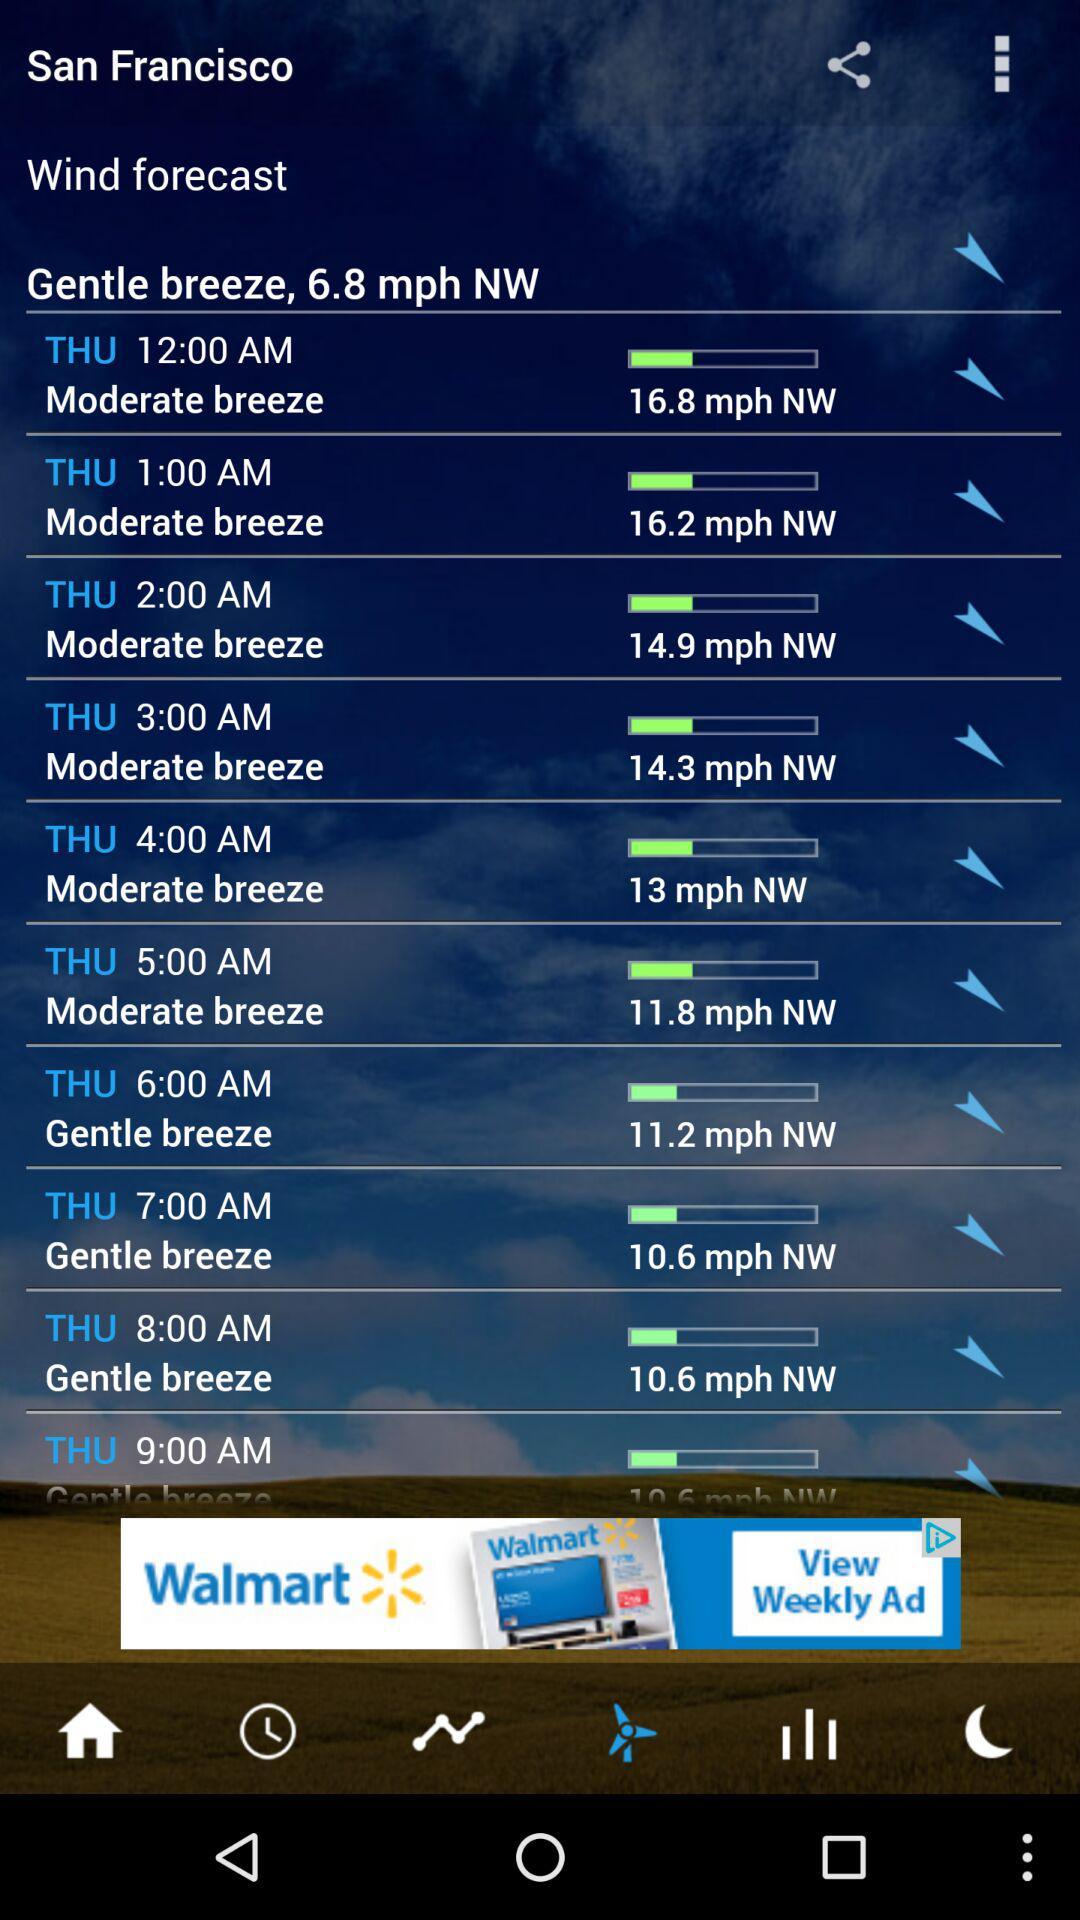 The height and width of the screenshot is (1920, 1080). I want to click on home option, so click(88, 1728).